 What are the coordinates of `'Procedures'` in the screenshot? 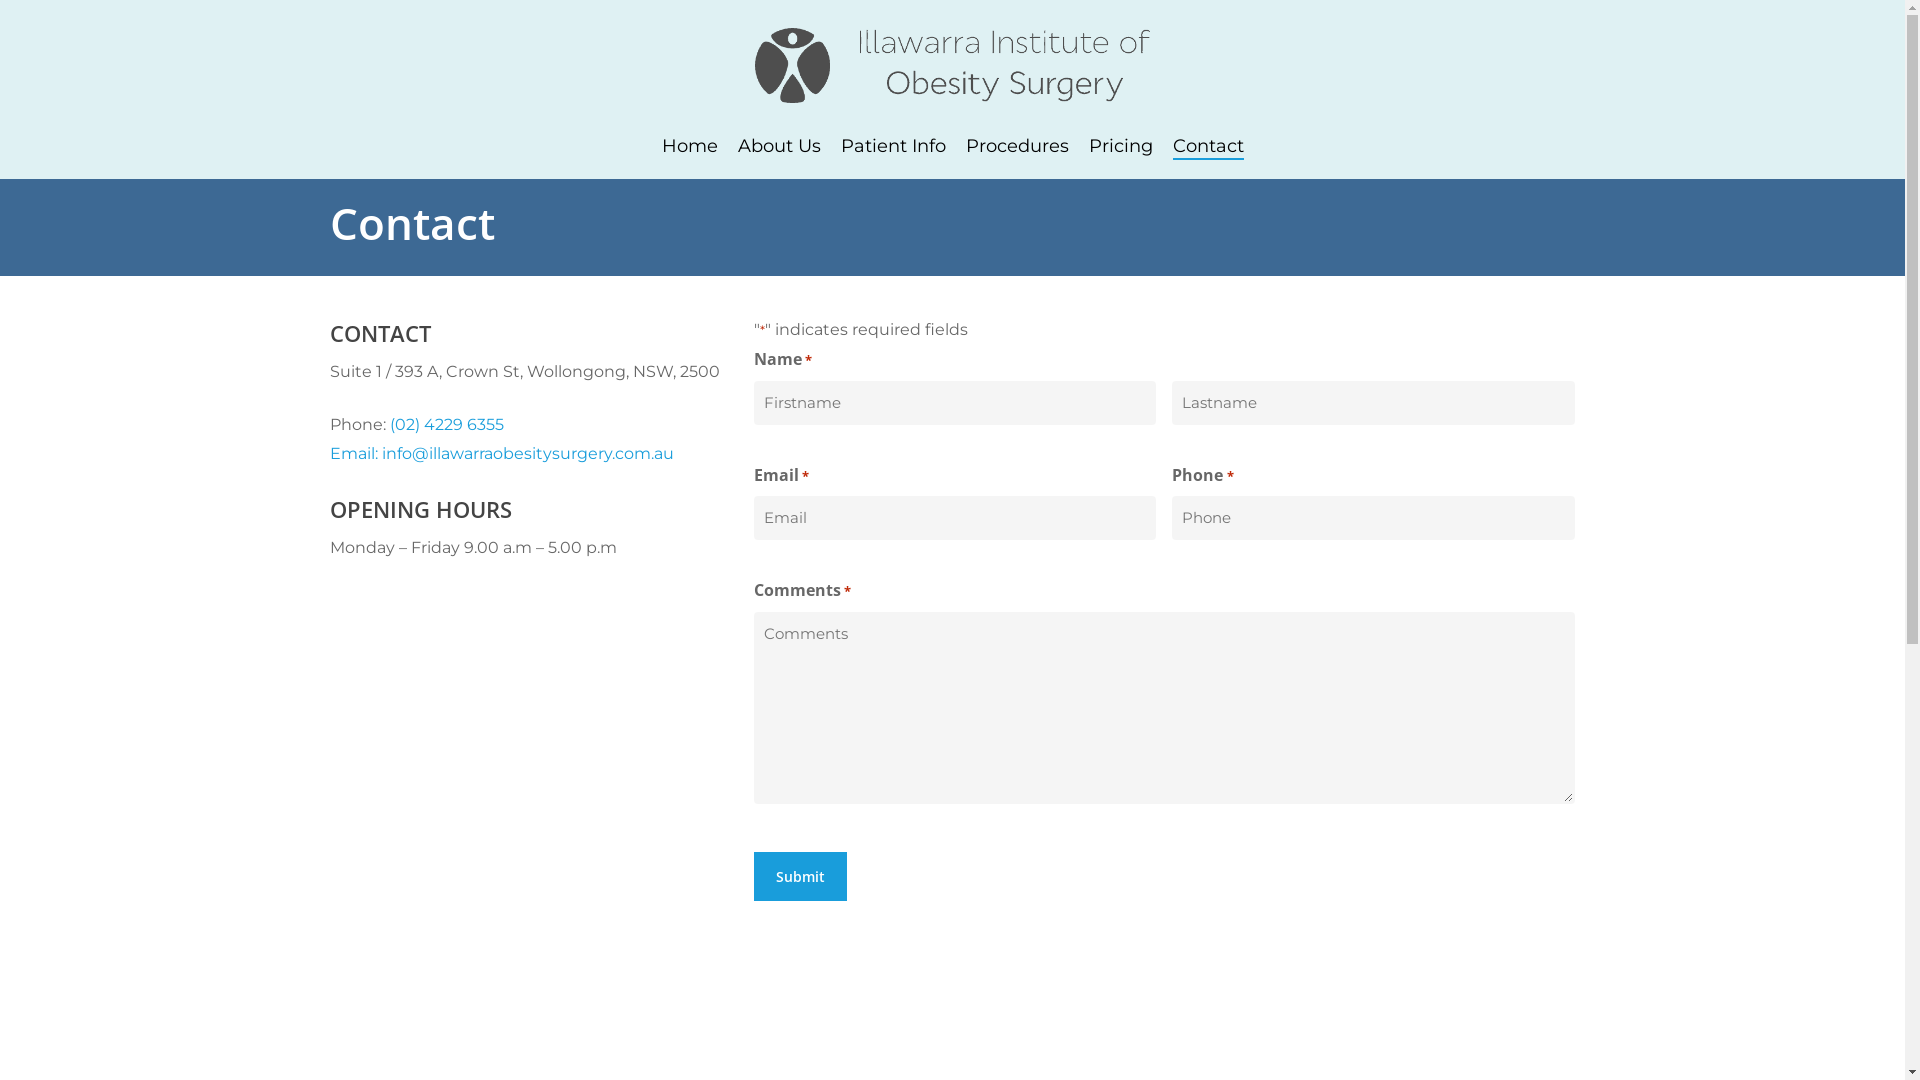 It's located at (965, 145).